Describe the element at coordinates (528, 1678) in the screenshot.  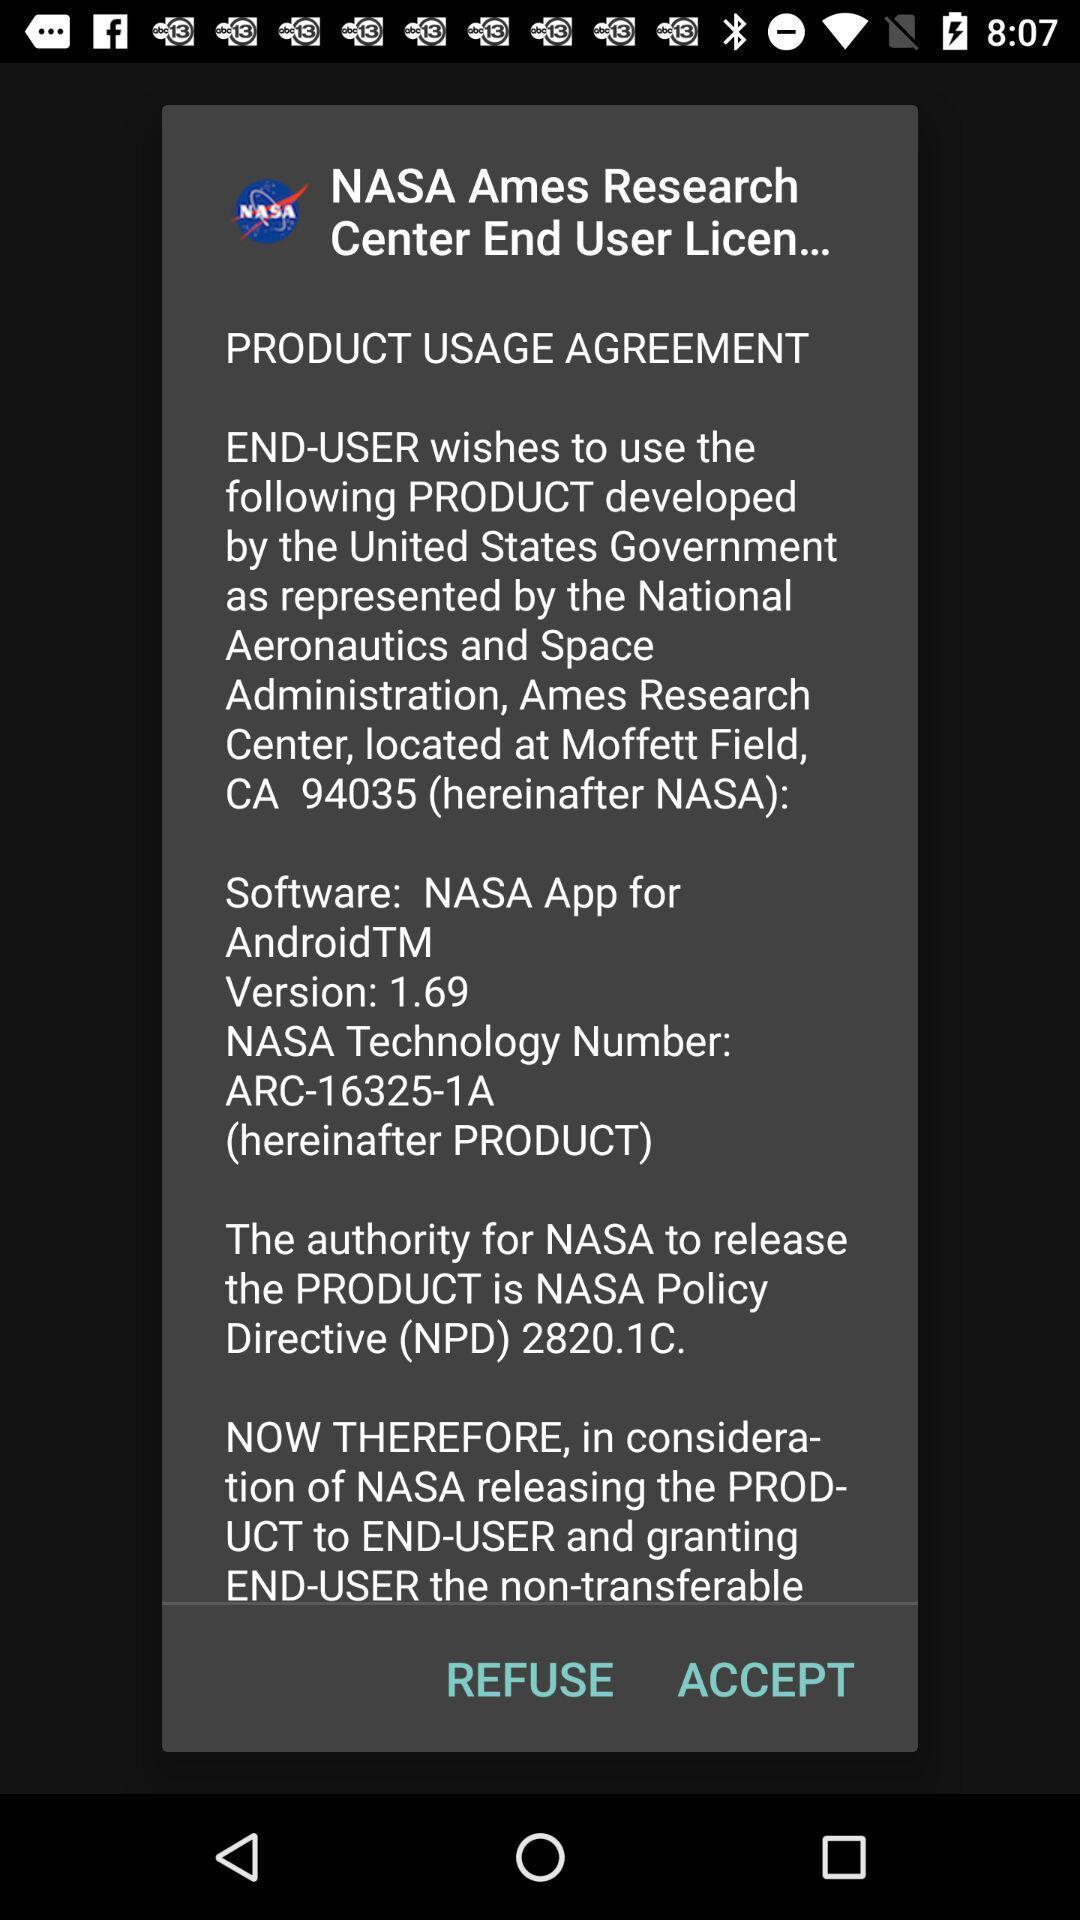
I see `refuse icon` at that location.